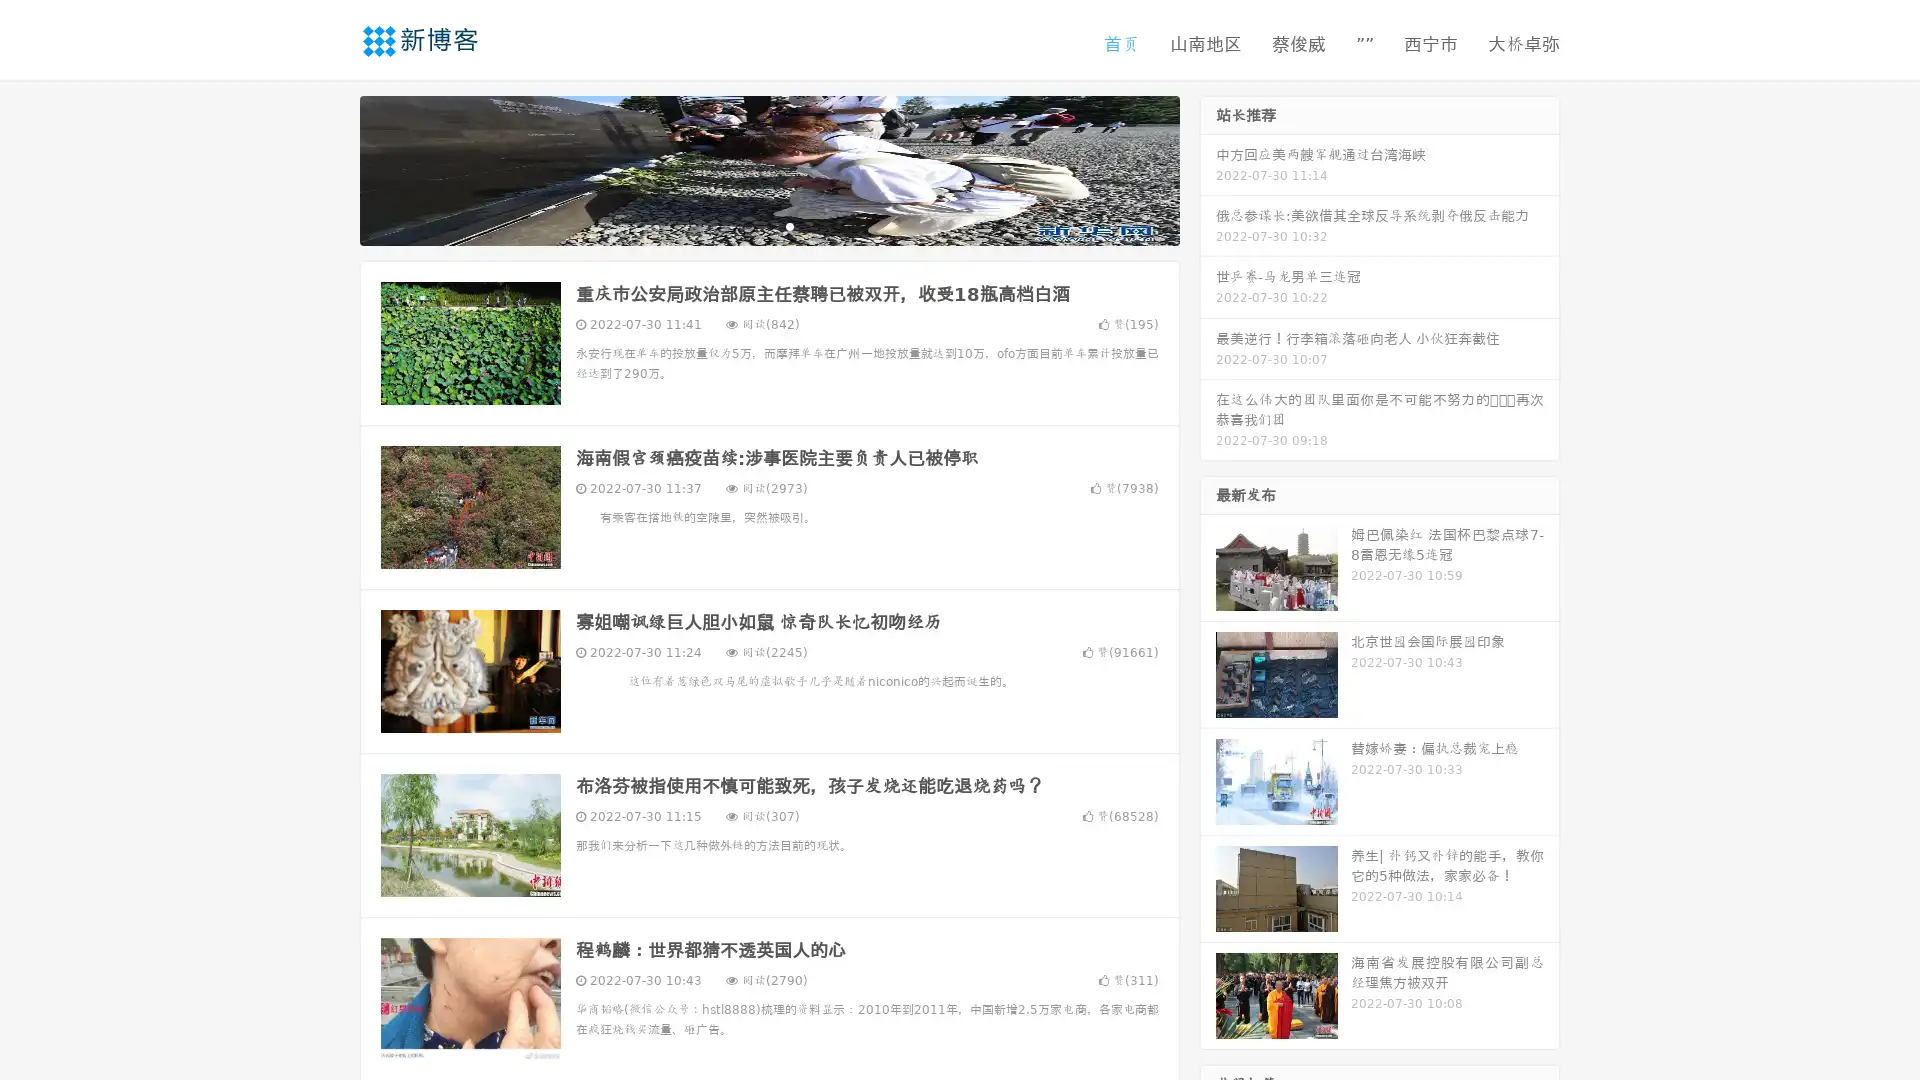  I want to click on Go to slide 3, so click(789, 225).